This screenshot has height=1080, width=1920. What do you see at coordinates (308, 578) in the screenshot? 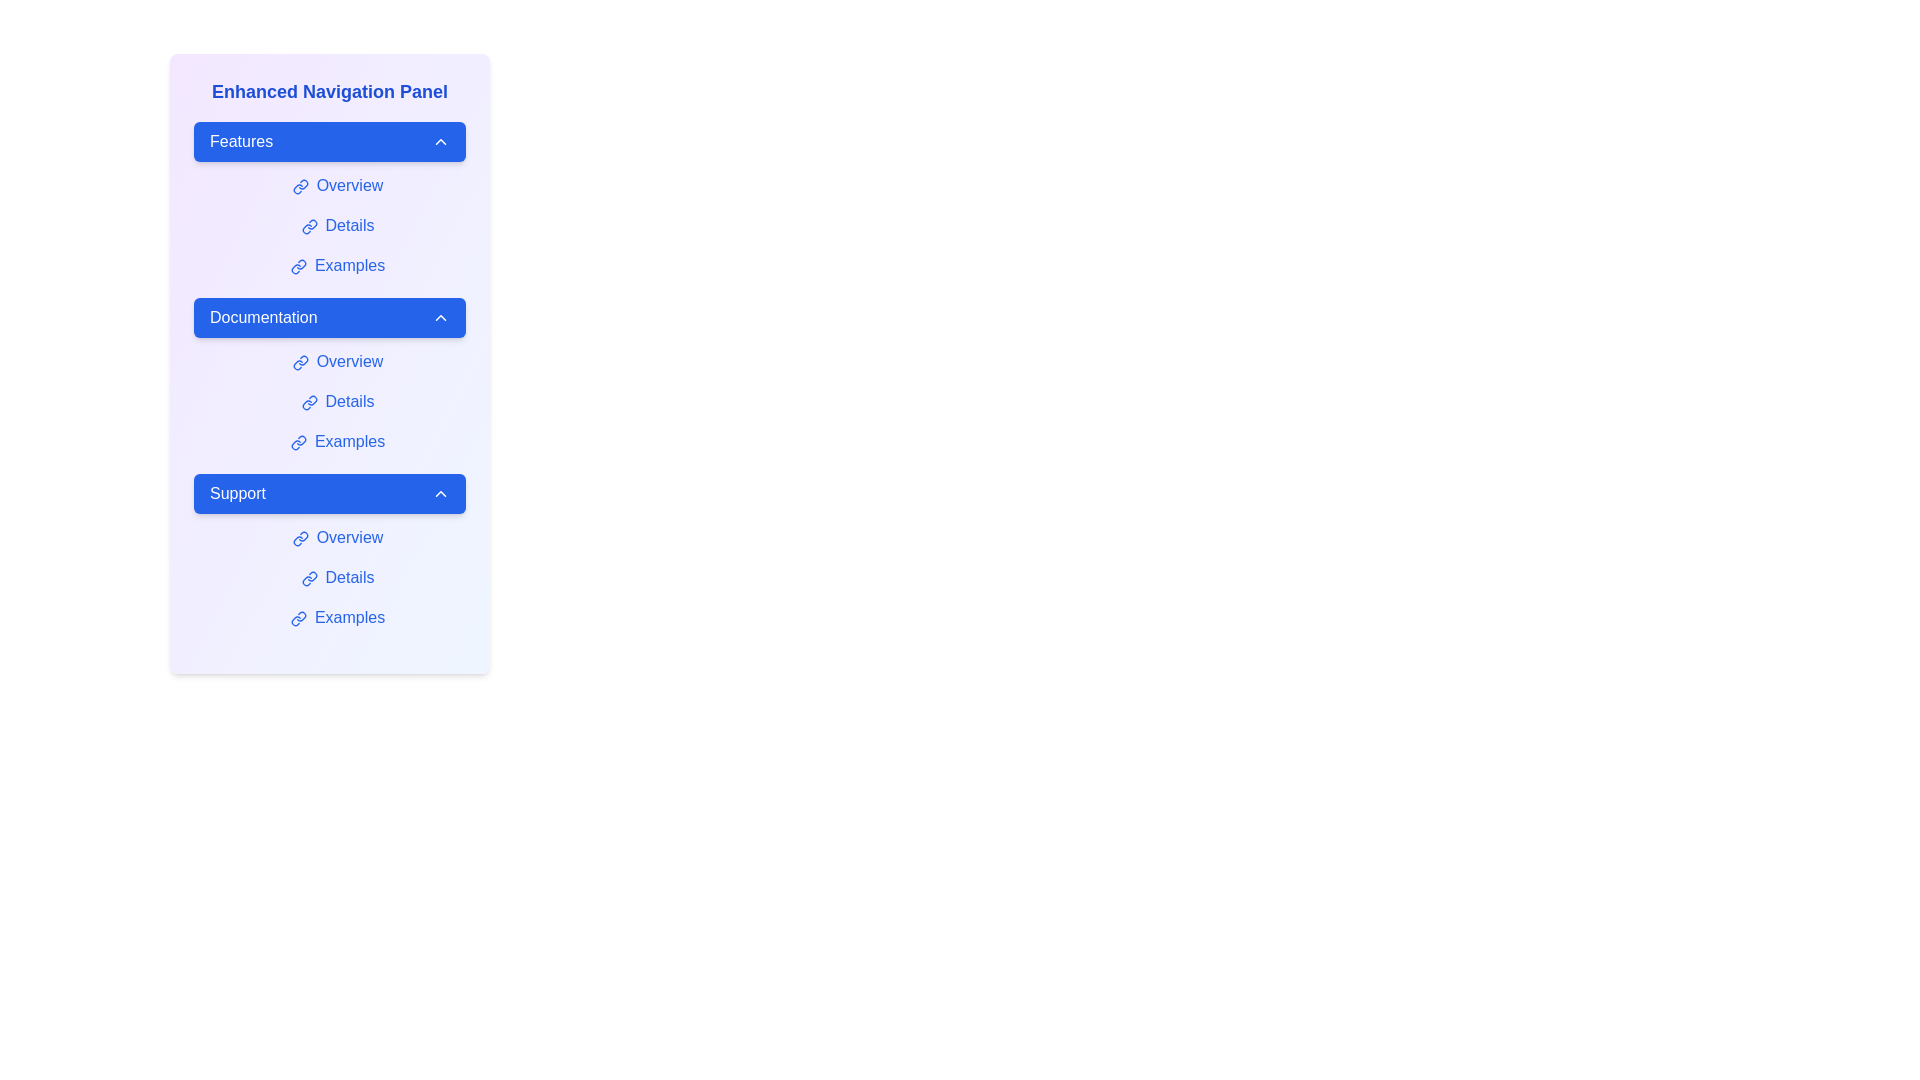
I see `the blue stylized chain link icon located to the left of the 'Details' text in the 'Support' section of the navigation panel` at bounding box center [308, 578].